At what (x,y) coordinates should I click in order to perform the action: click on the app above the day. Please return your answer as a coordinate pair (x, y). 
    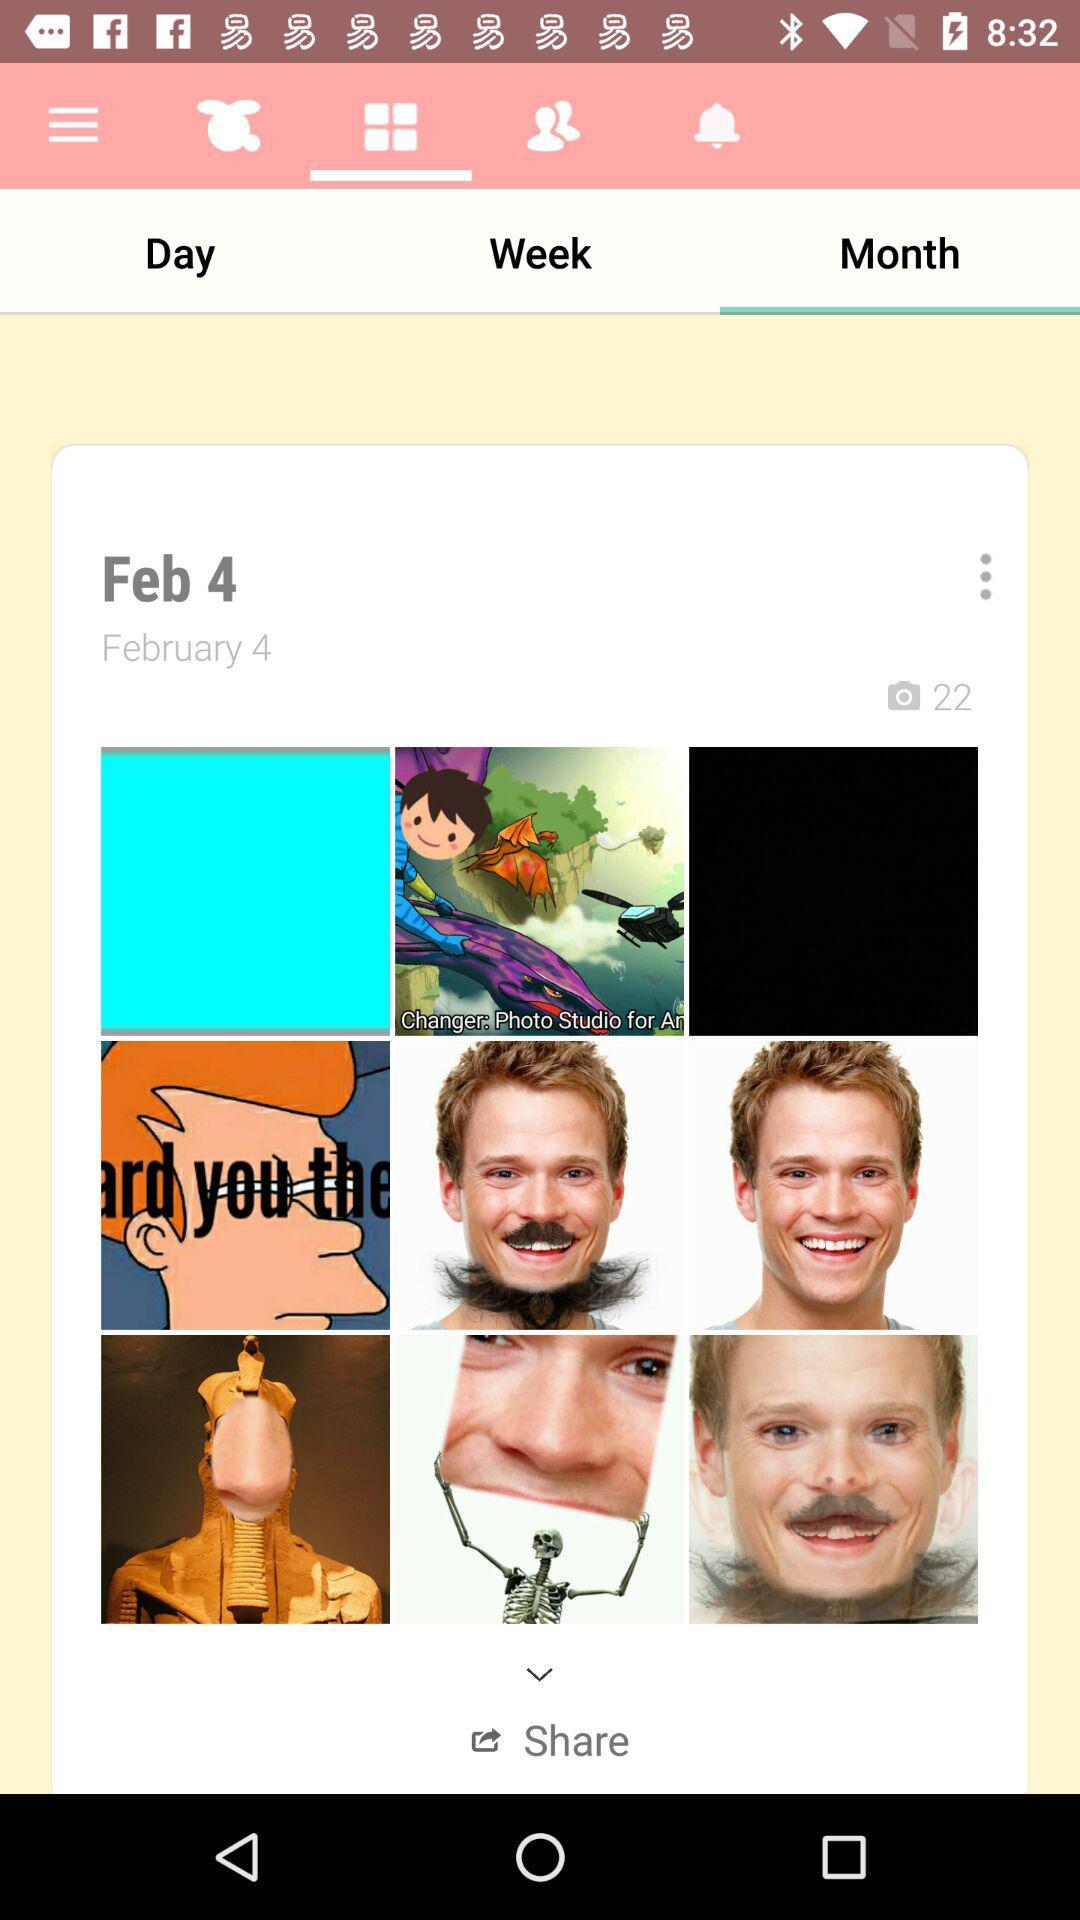
    Looking at the image, I should click on (72, 124).